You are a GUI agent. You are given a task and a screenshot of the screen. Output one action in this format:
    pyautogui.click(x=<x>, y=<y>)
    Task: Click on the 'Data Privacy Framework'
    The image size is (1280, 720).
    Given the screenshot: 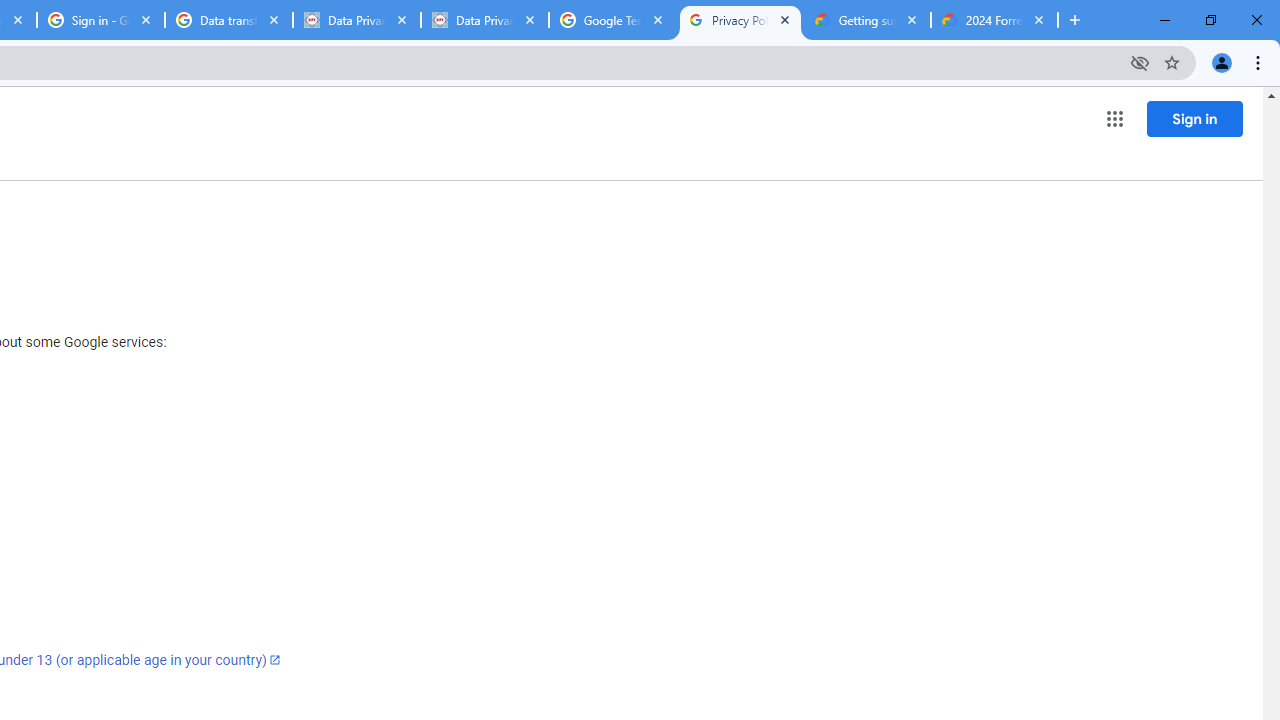 What is the action you would take?
    pyautogui.click(x=357, y=20)
    